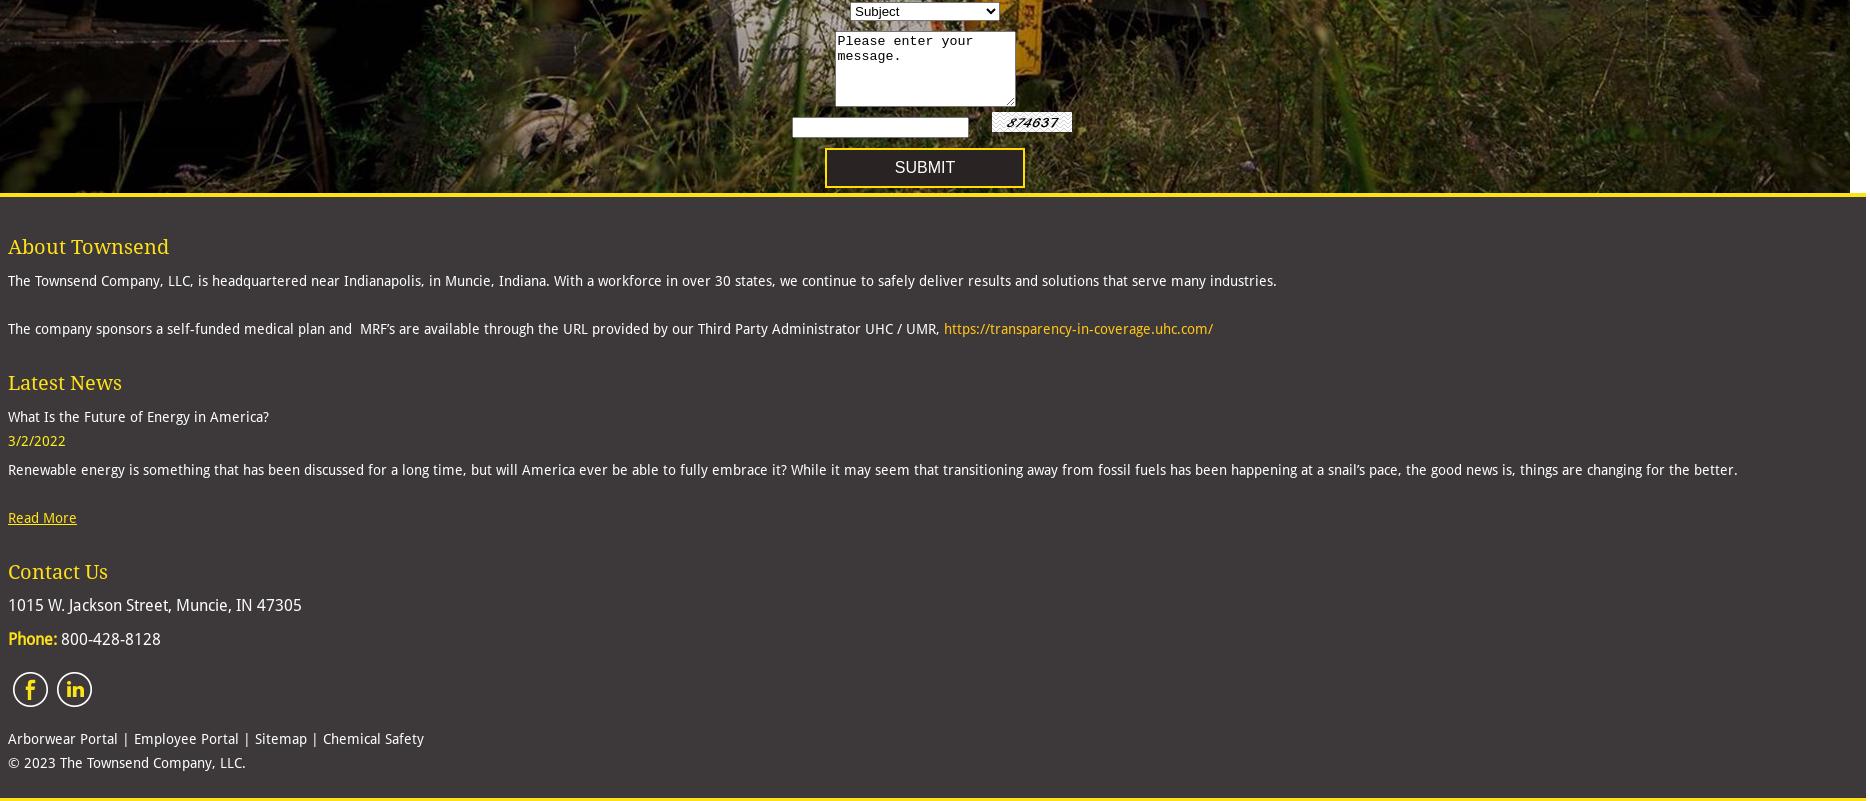  What do you see at coordinates (373, 737) in the screenshot?
I see `'Chemical Safety'` at bounding box center [373, 737].